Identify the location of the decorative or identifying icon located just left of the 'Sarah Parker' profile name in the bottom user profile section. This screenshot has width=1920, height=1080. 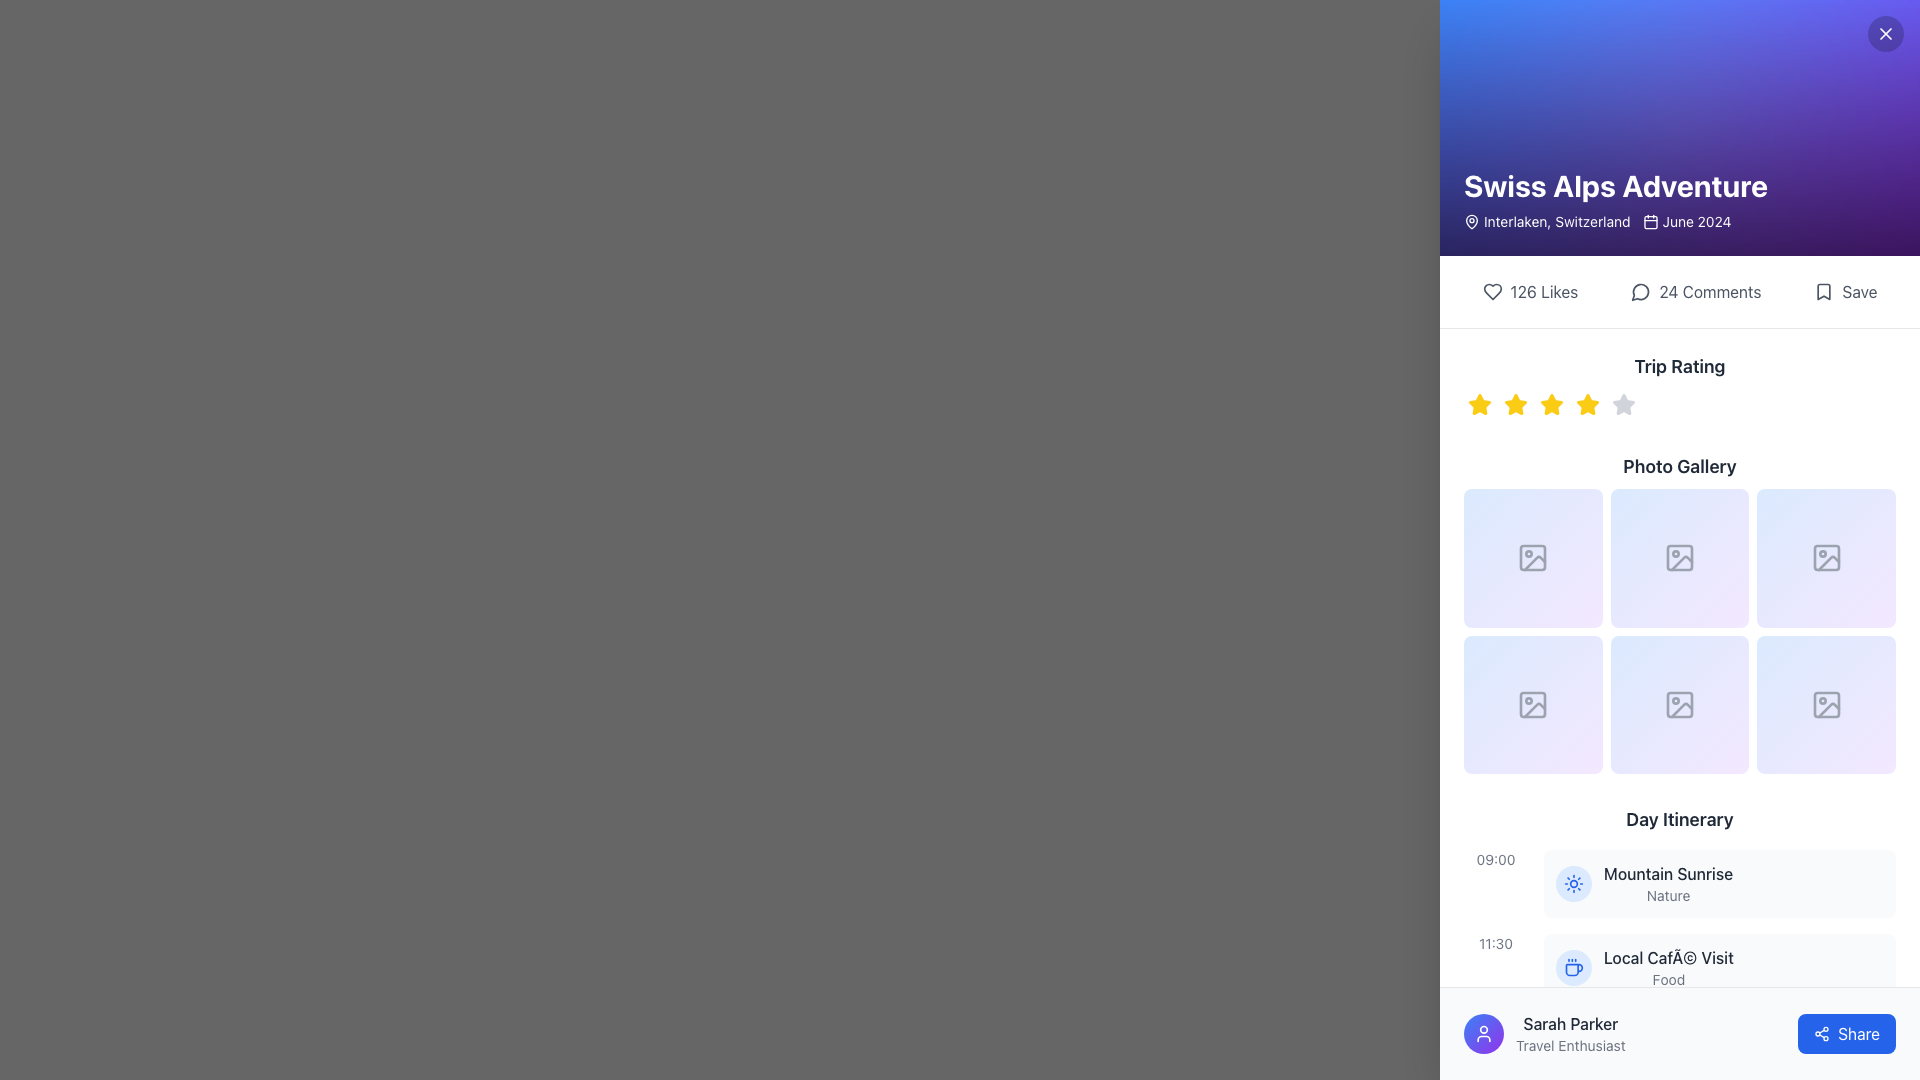
(1573, 1051).